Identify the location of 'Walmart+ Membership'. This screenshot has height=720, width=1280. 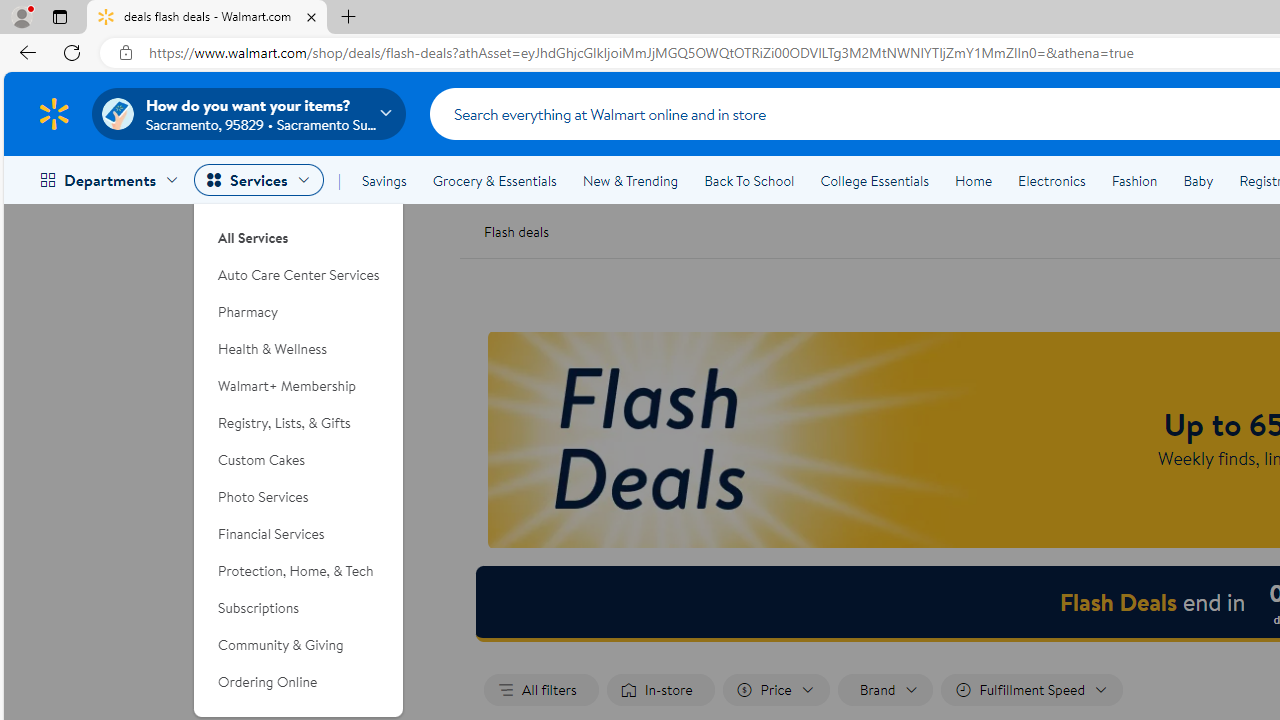
(298, 386).